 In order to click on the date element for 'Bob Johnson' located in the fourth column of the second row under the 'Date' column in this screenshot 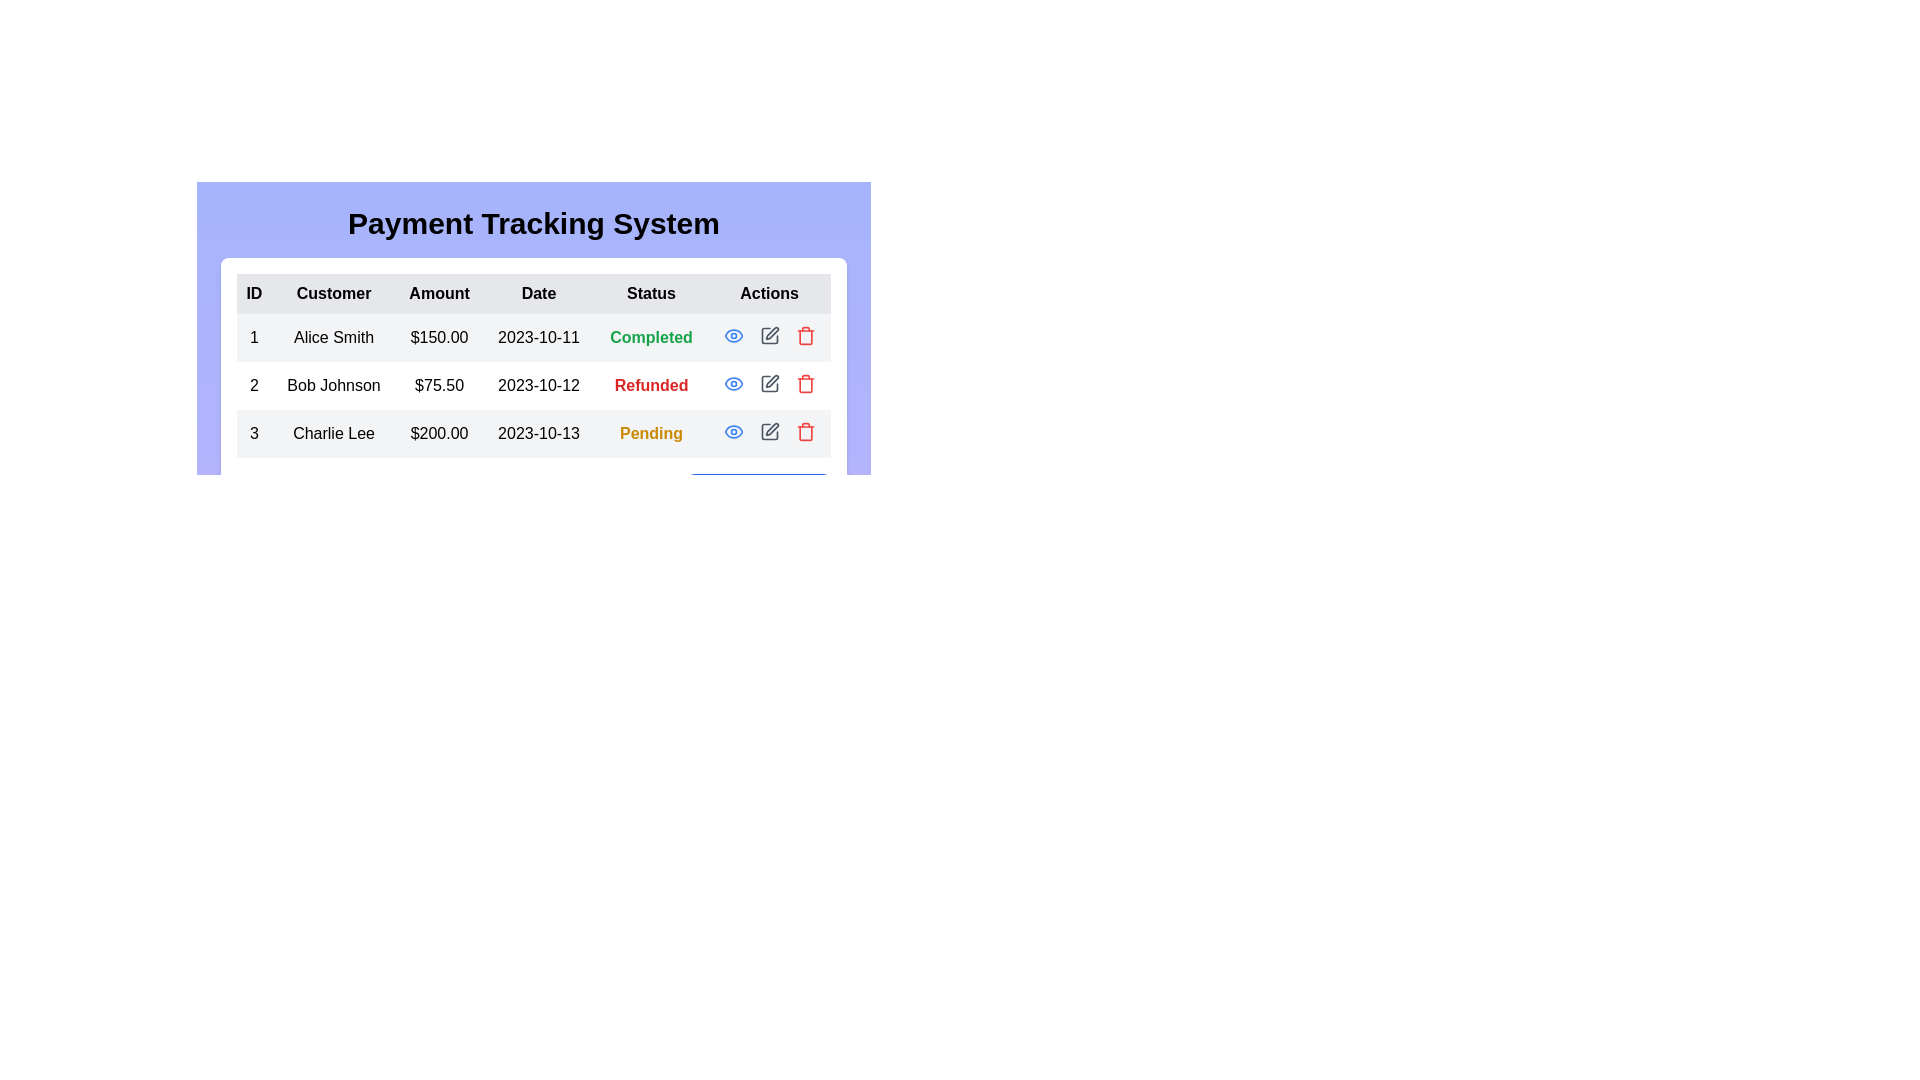, I will do `click(538, 385)`.